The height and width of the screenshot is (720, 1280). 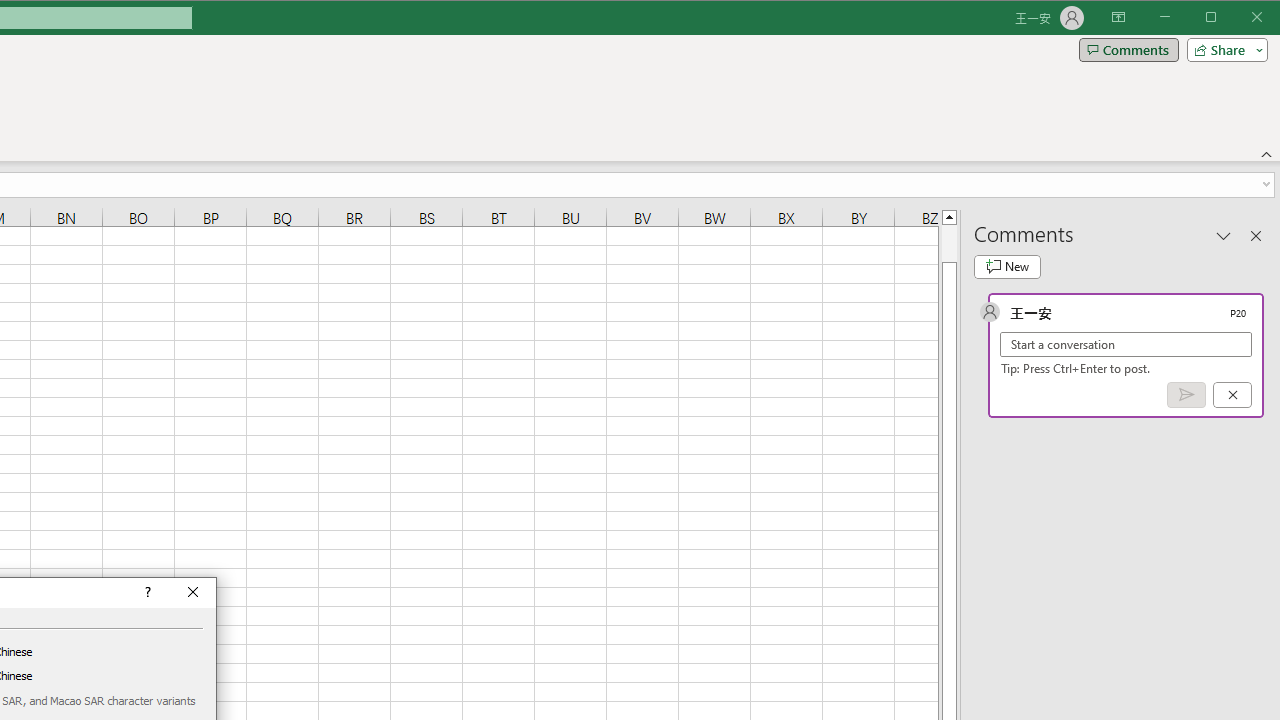 What do you see at coordinates (145, 591) in the screenshot?
I see `'Context help'` at bounding box center [145, 591].